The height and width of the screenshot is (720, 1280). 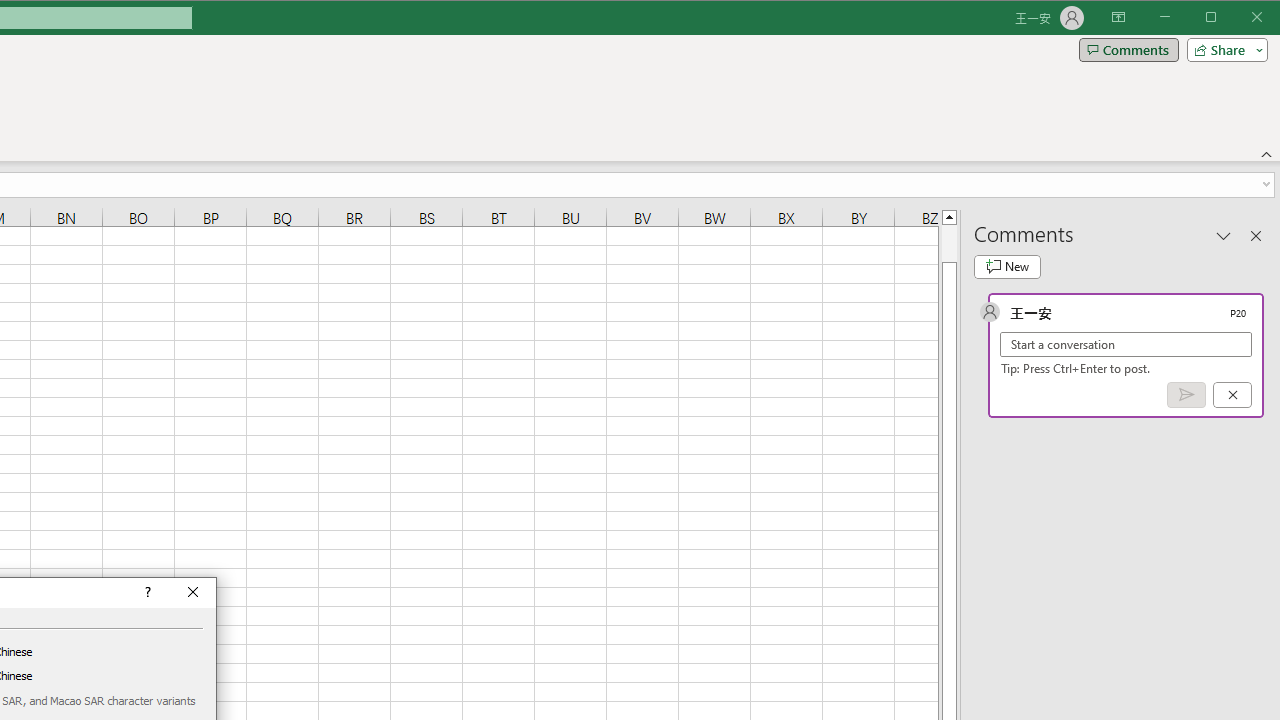 What do you see at coordinates (145, 591) in the screenshot?
I see `'Context help'` at bounding box center [145, 591].